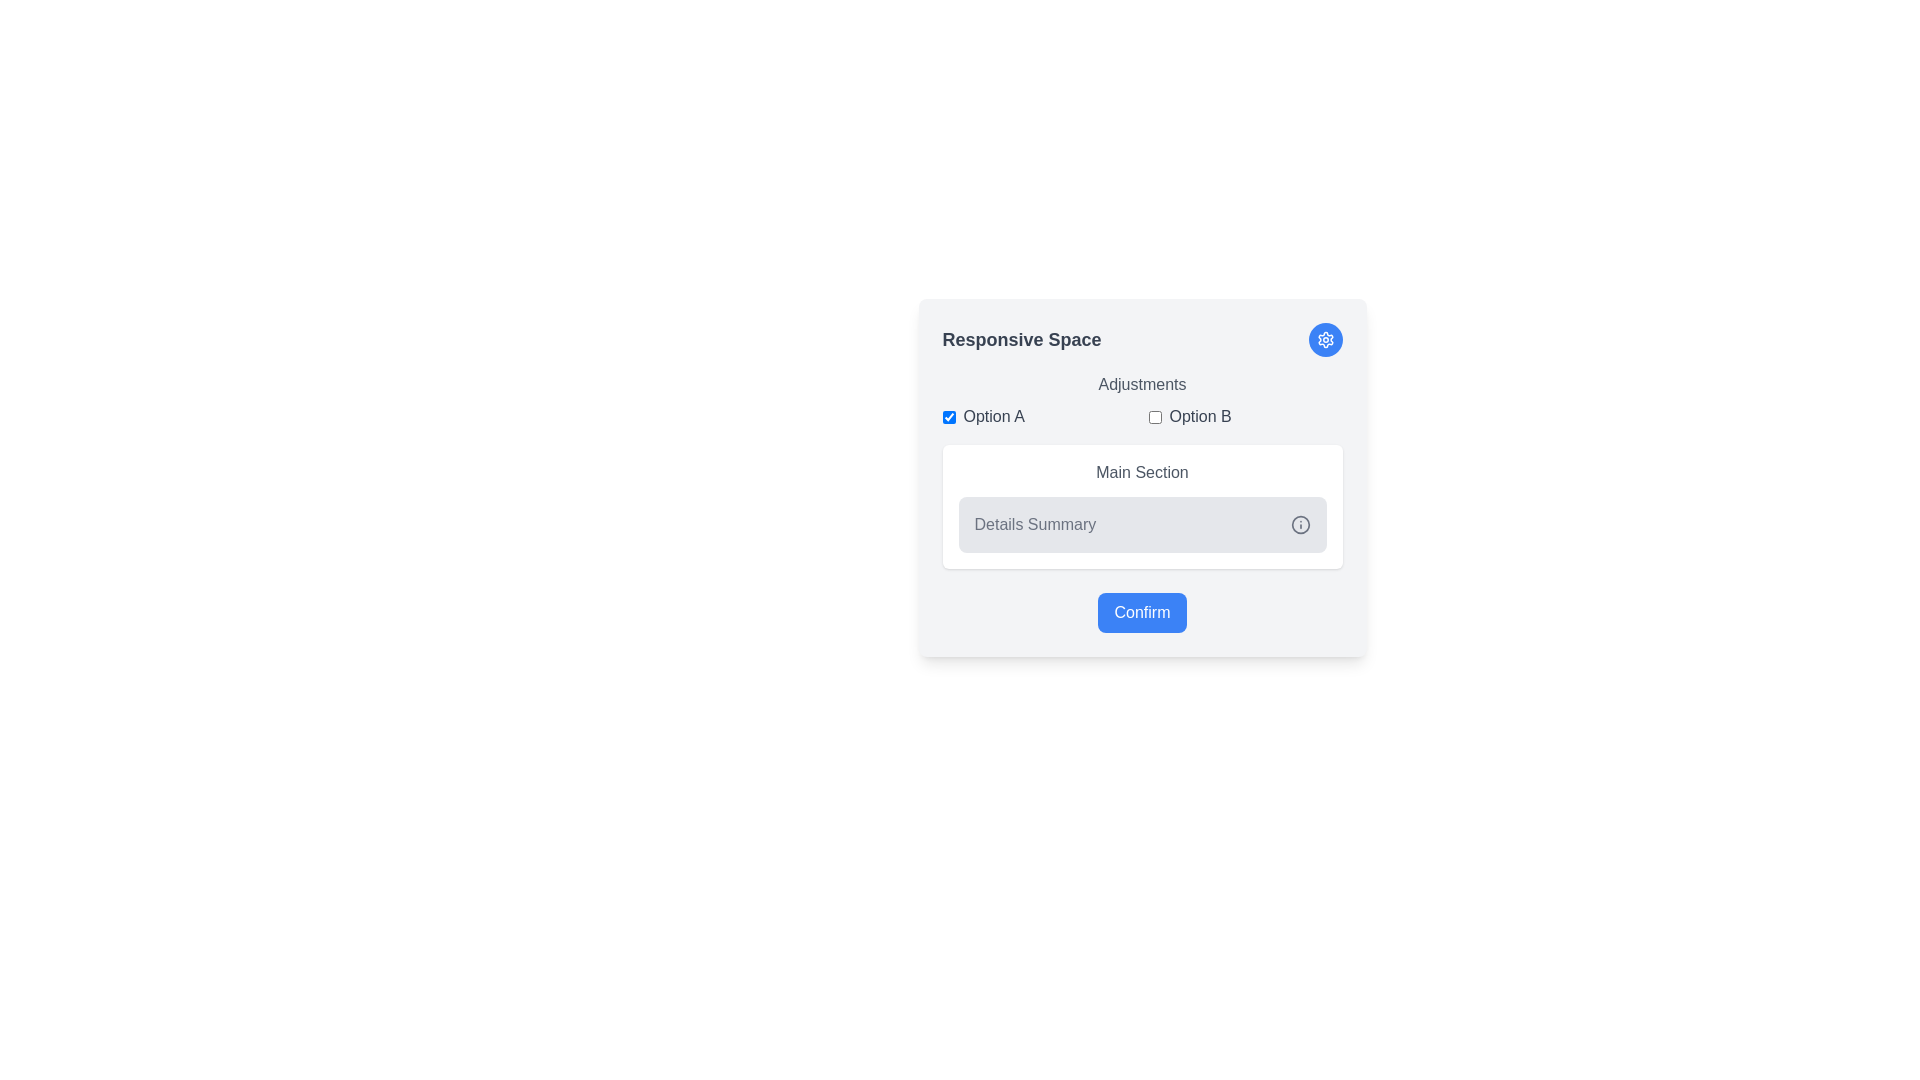 This screenshot has width=1920, height=1080. I want to click on the text label displaying 'Responsive Space' in bold, deep gray font located in the top-left section of the header of a centered card-style panel, so click(1022, 338).